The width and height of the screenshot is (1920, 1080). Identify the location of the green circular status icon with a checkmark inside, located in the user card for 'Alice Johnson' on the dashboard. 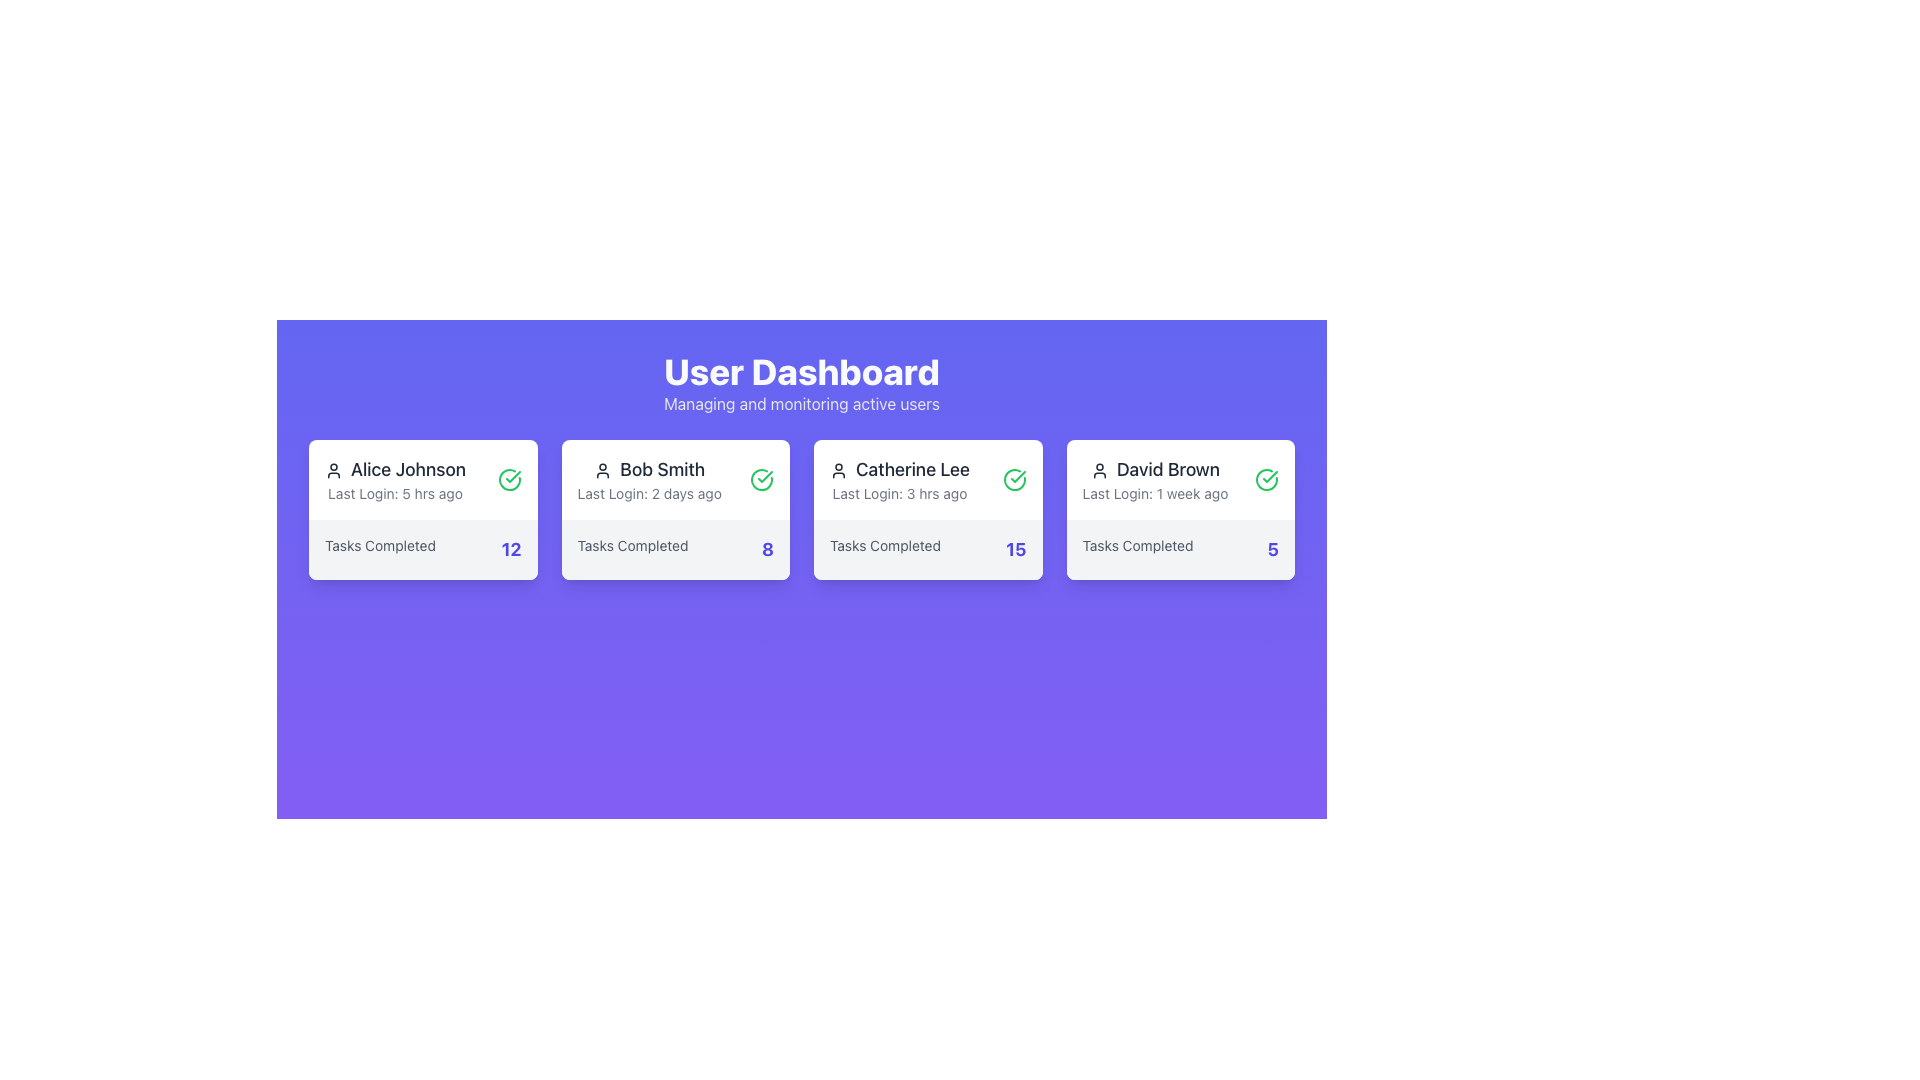
(509, 479).